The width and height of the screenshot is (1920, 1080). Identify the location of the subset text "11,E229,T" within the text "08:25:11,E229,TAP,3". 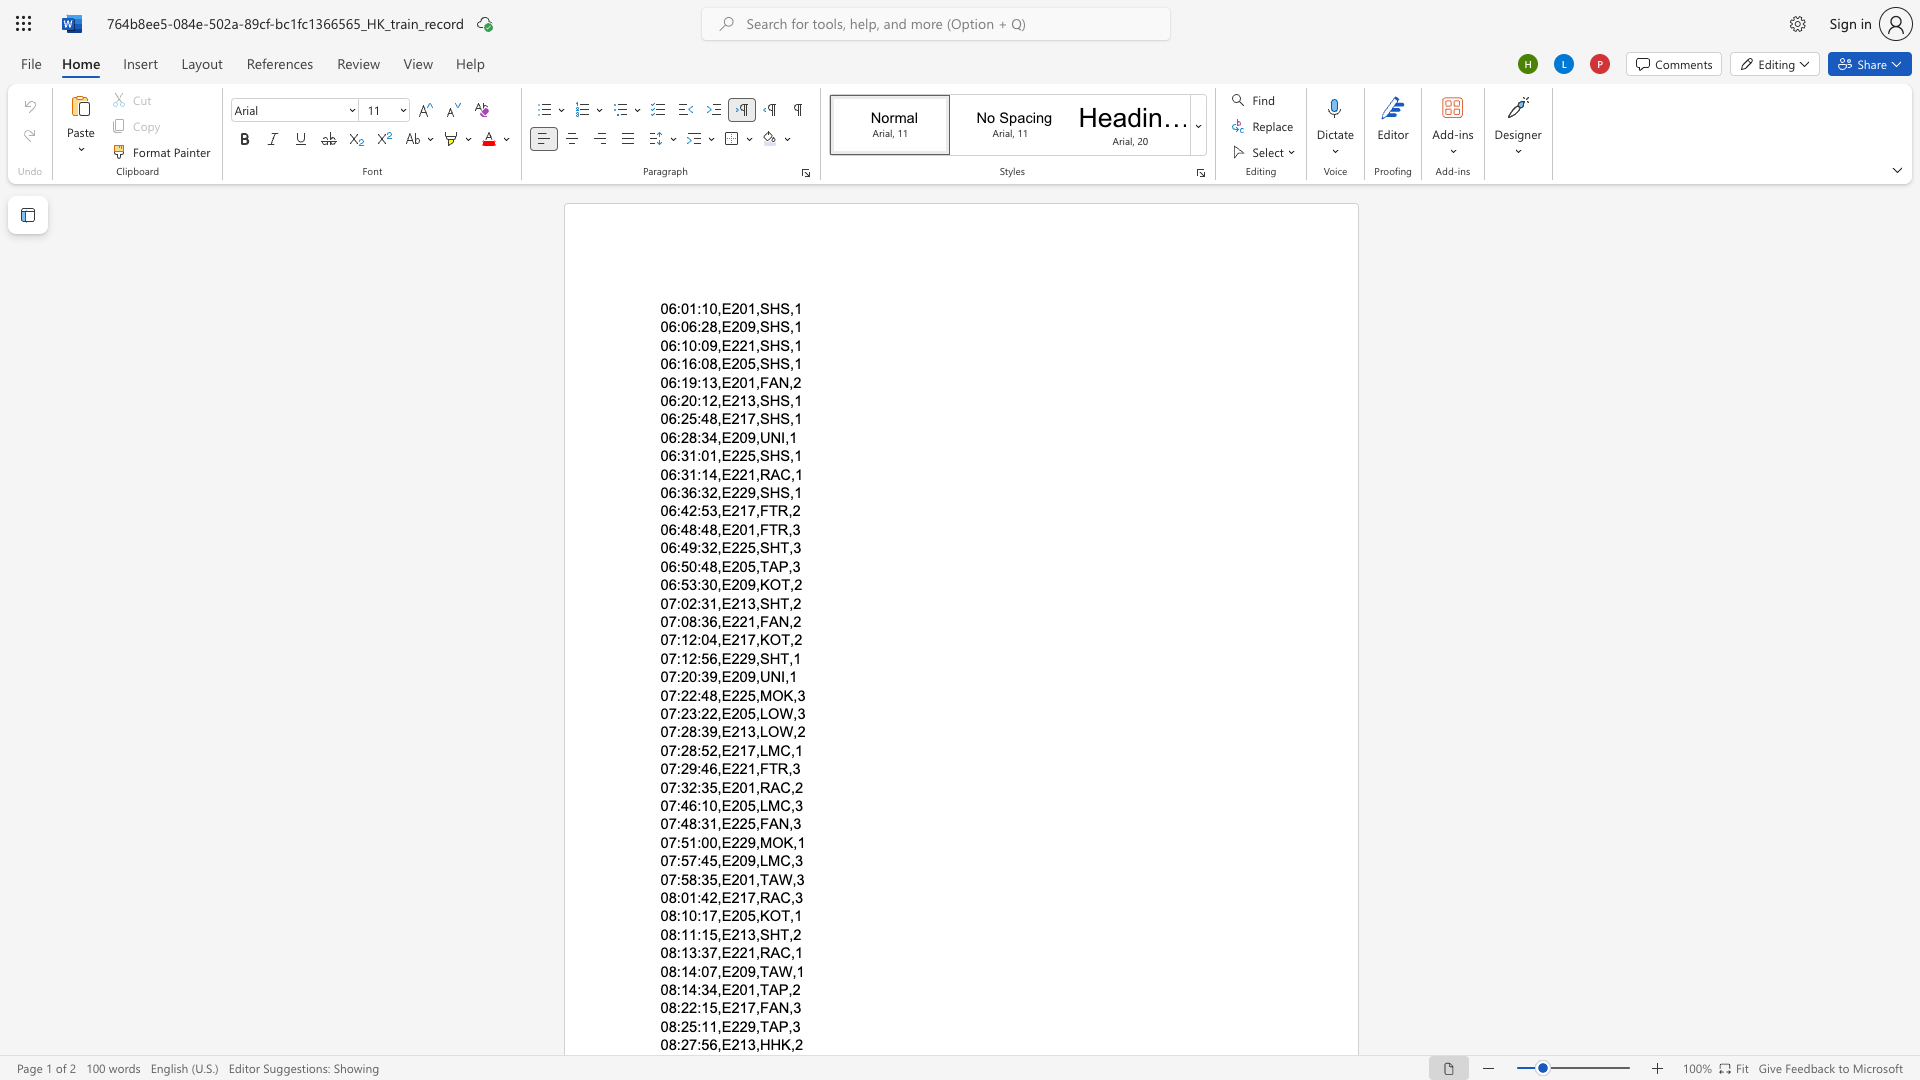
(701, 1026).